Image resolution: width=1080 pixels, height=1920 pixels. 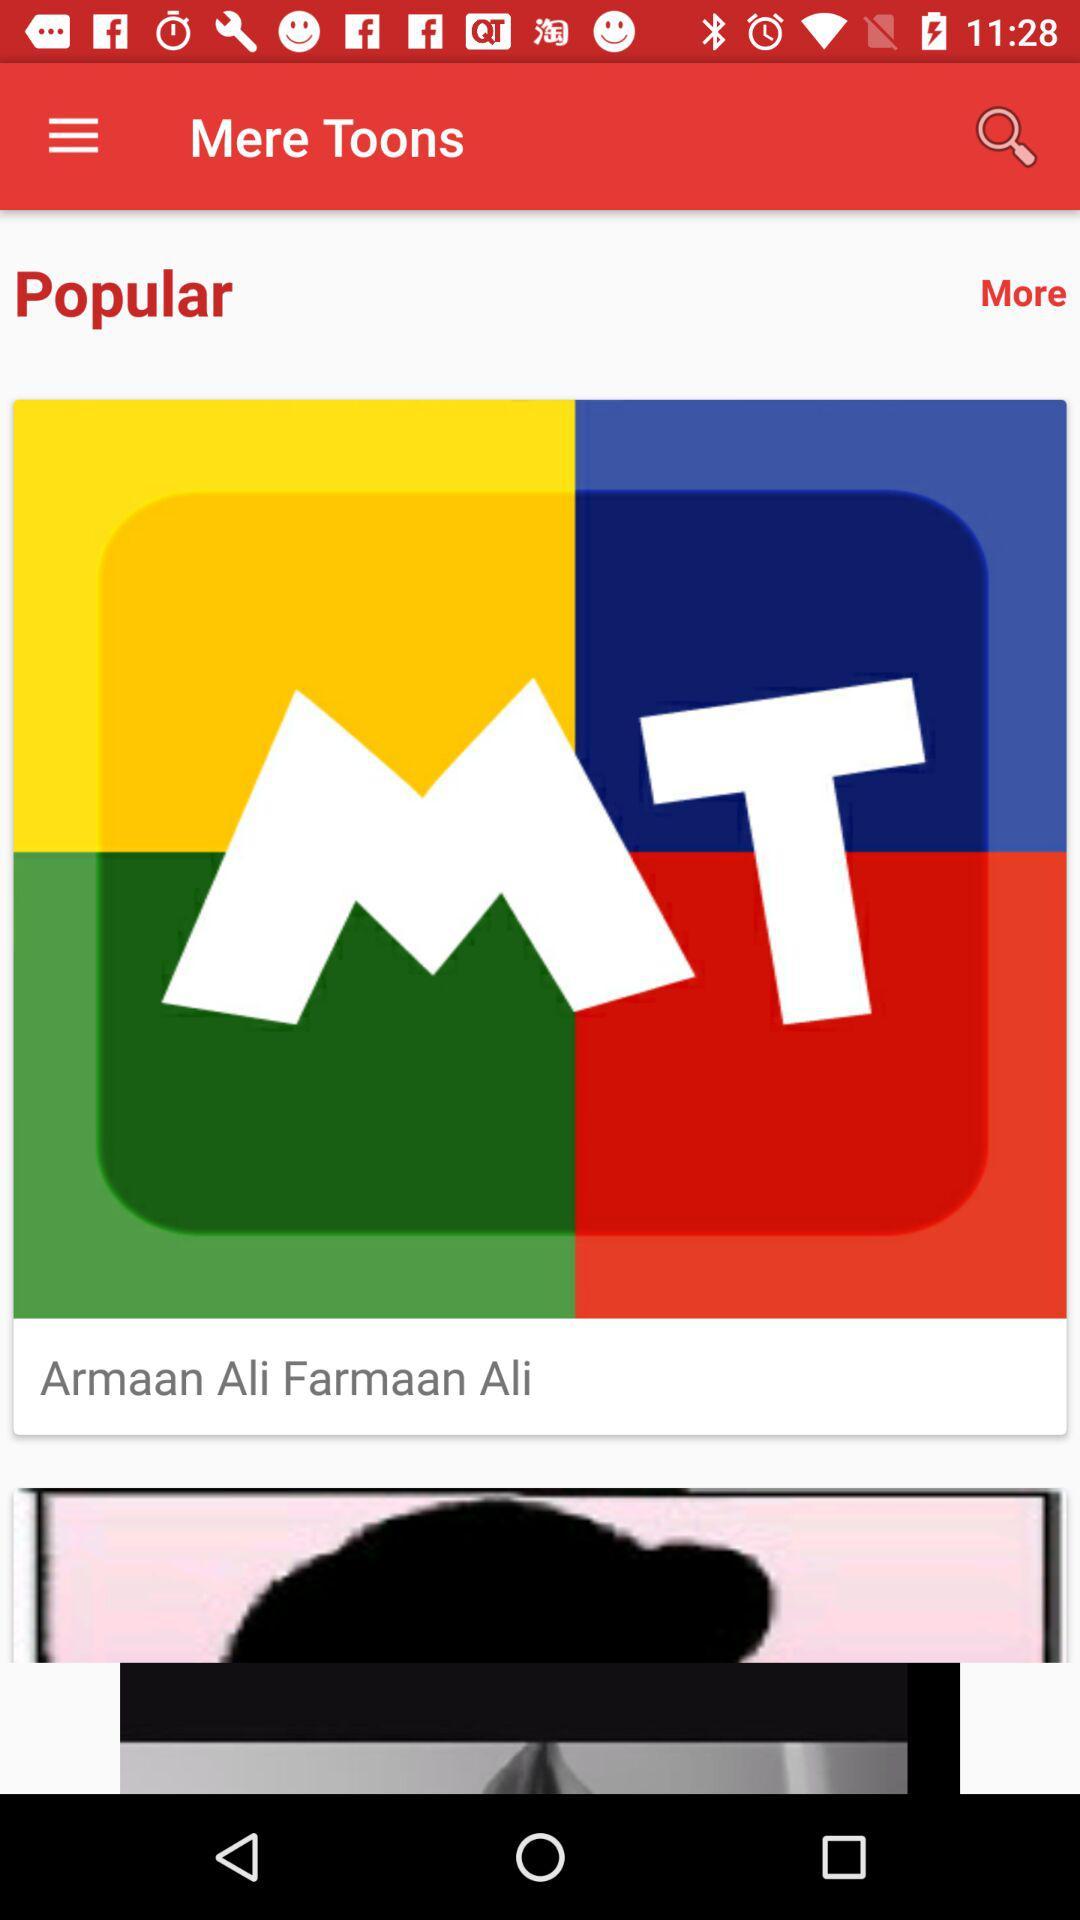 I want to click on the more, so click(x=1023, y=290).